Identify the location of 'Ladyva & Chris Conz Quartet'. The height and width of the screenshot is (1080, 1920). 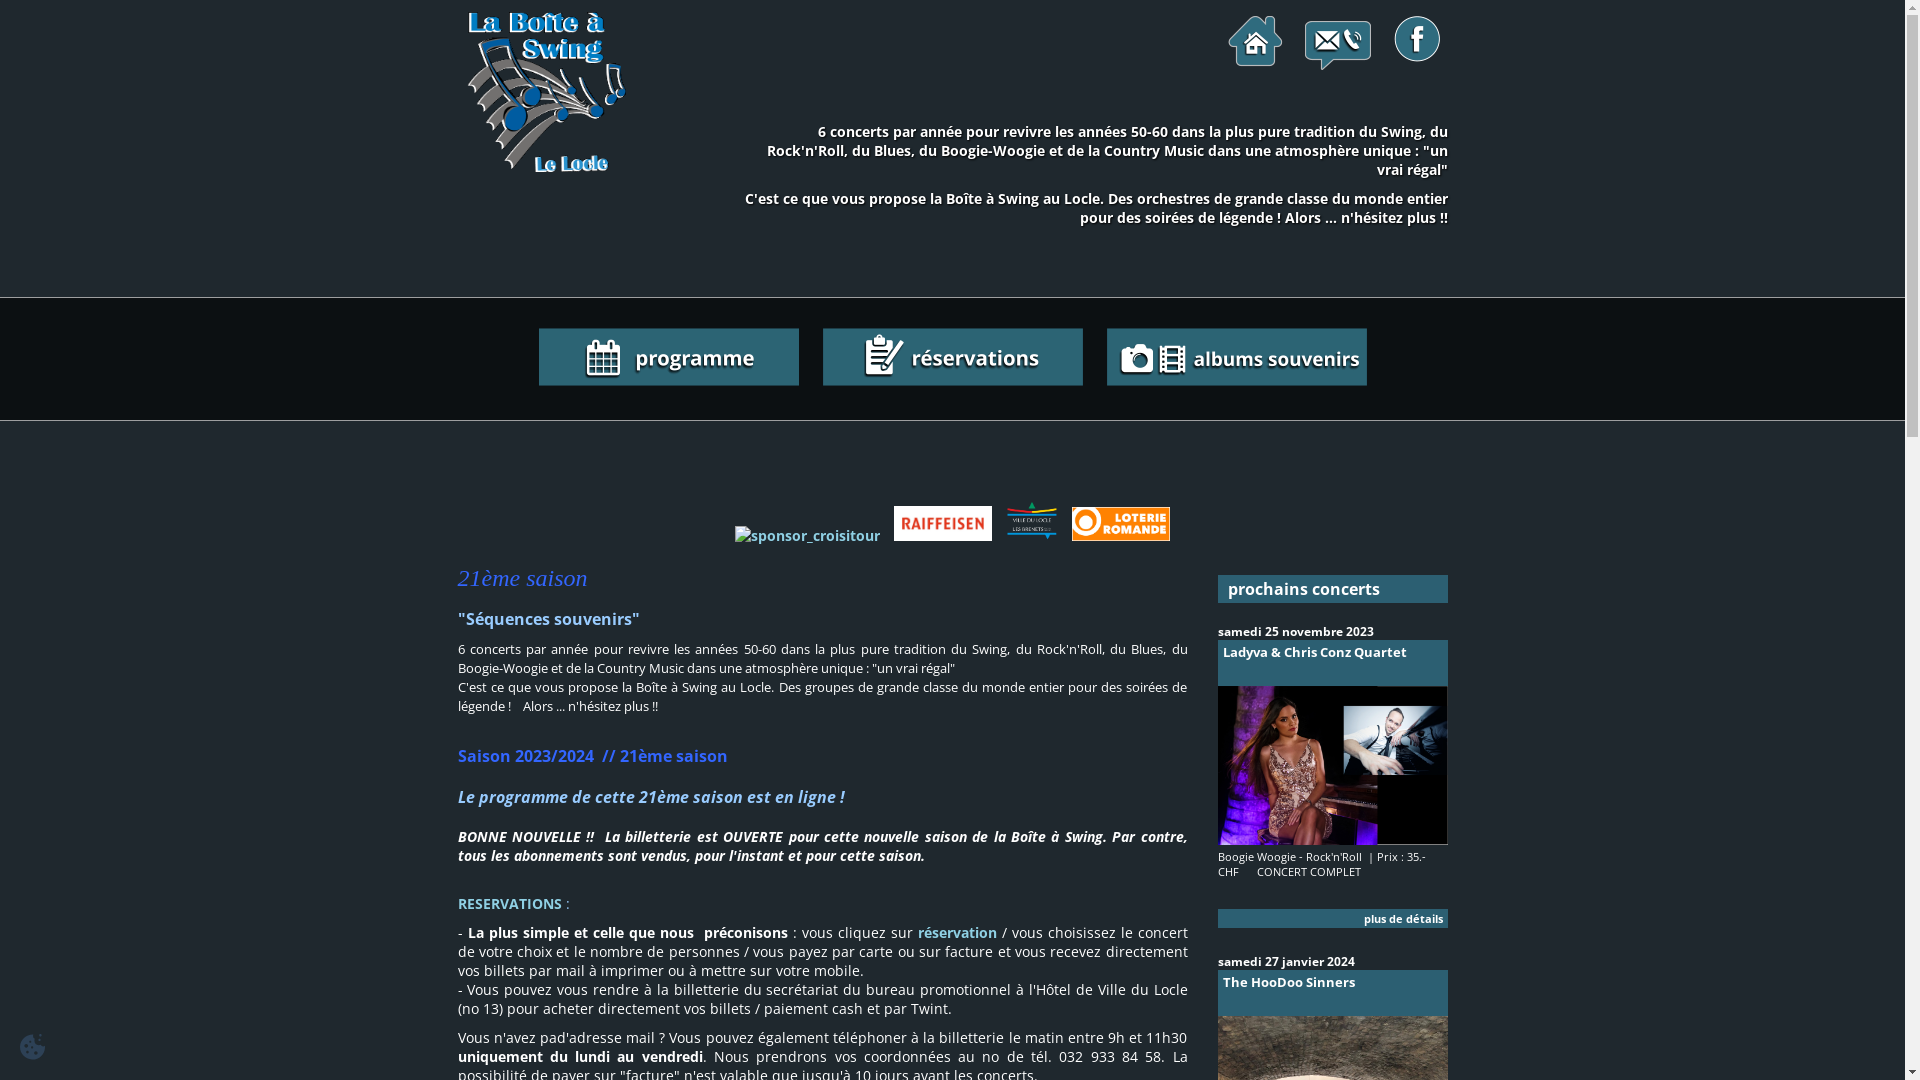
(1333, 663).